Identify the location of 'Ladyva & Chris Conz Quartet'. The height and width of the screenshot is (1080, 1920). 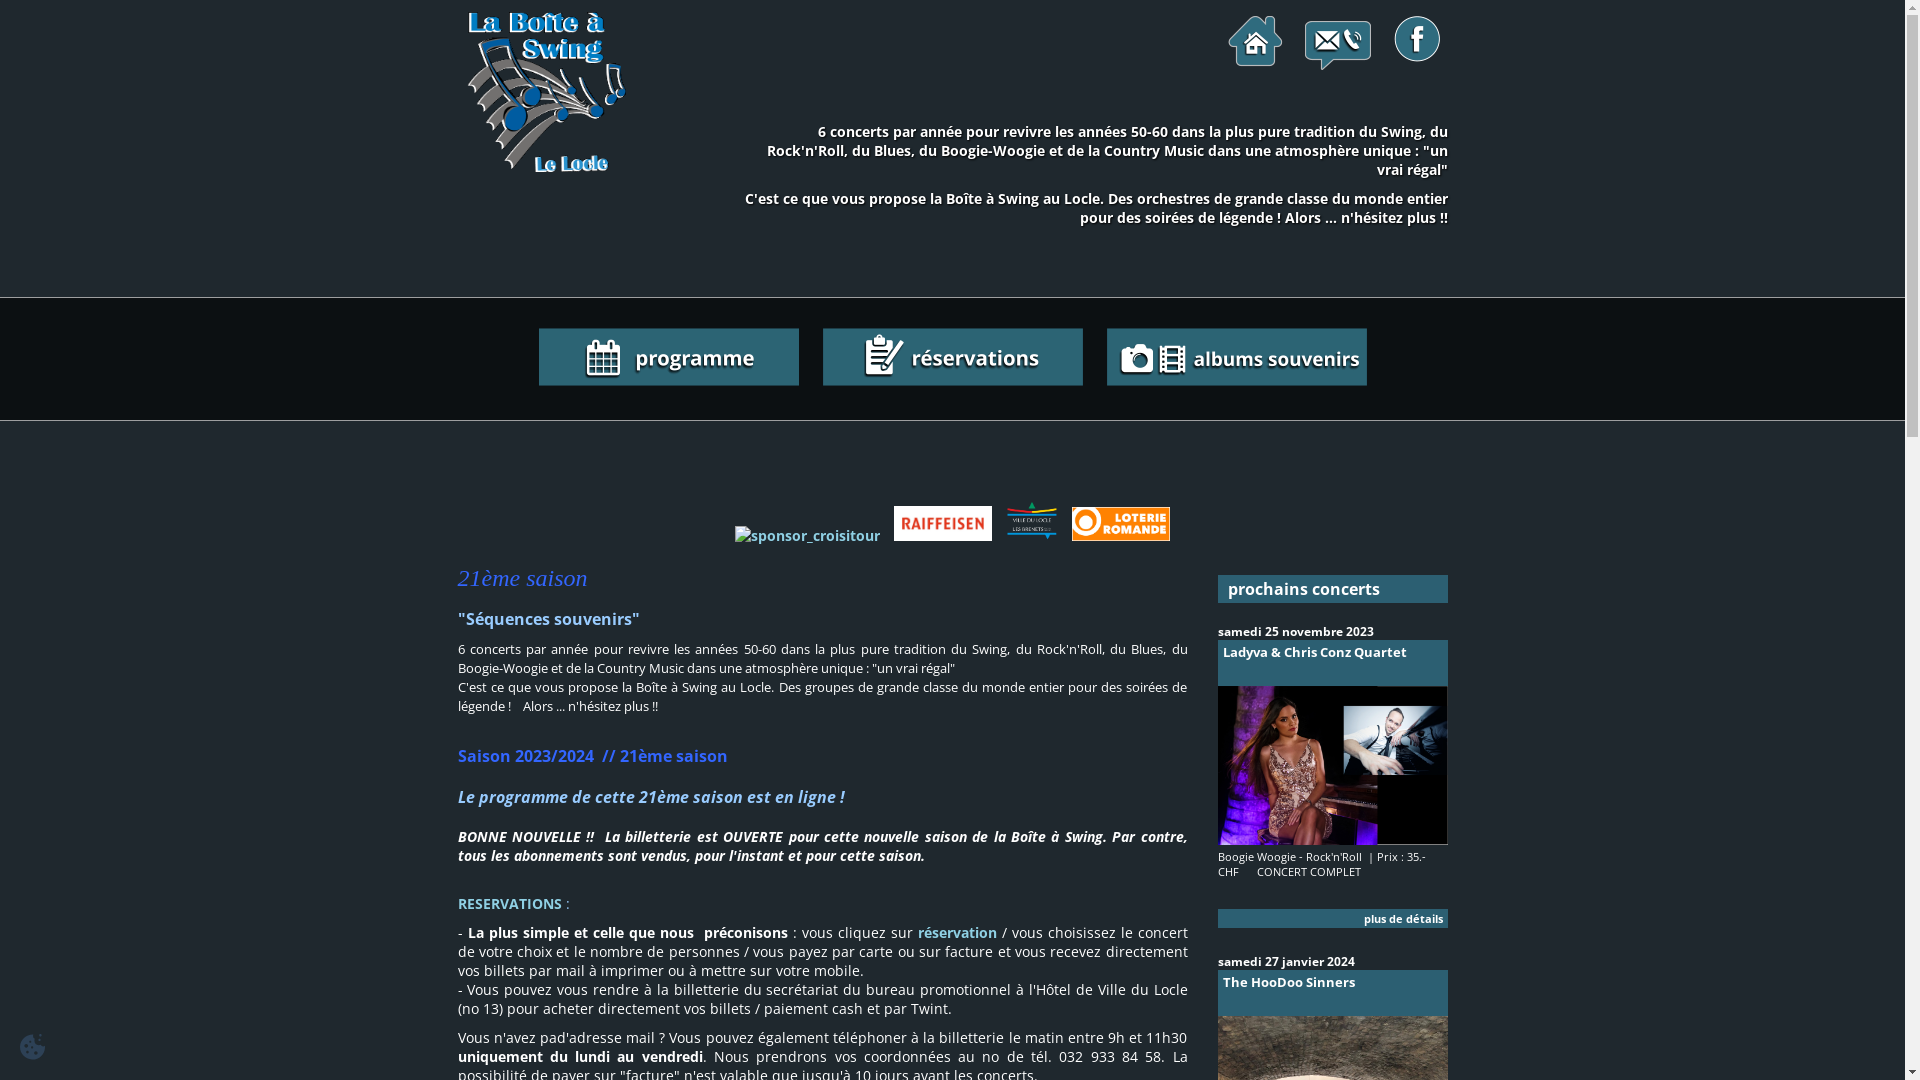
(1333, 663).